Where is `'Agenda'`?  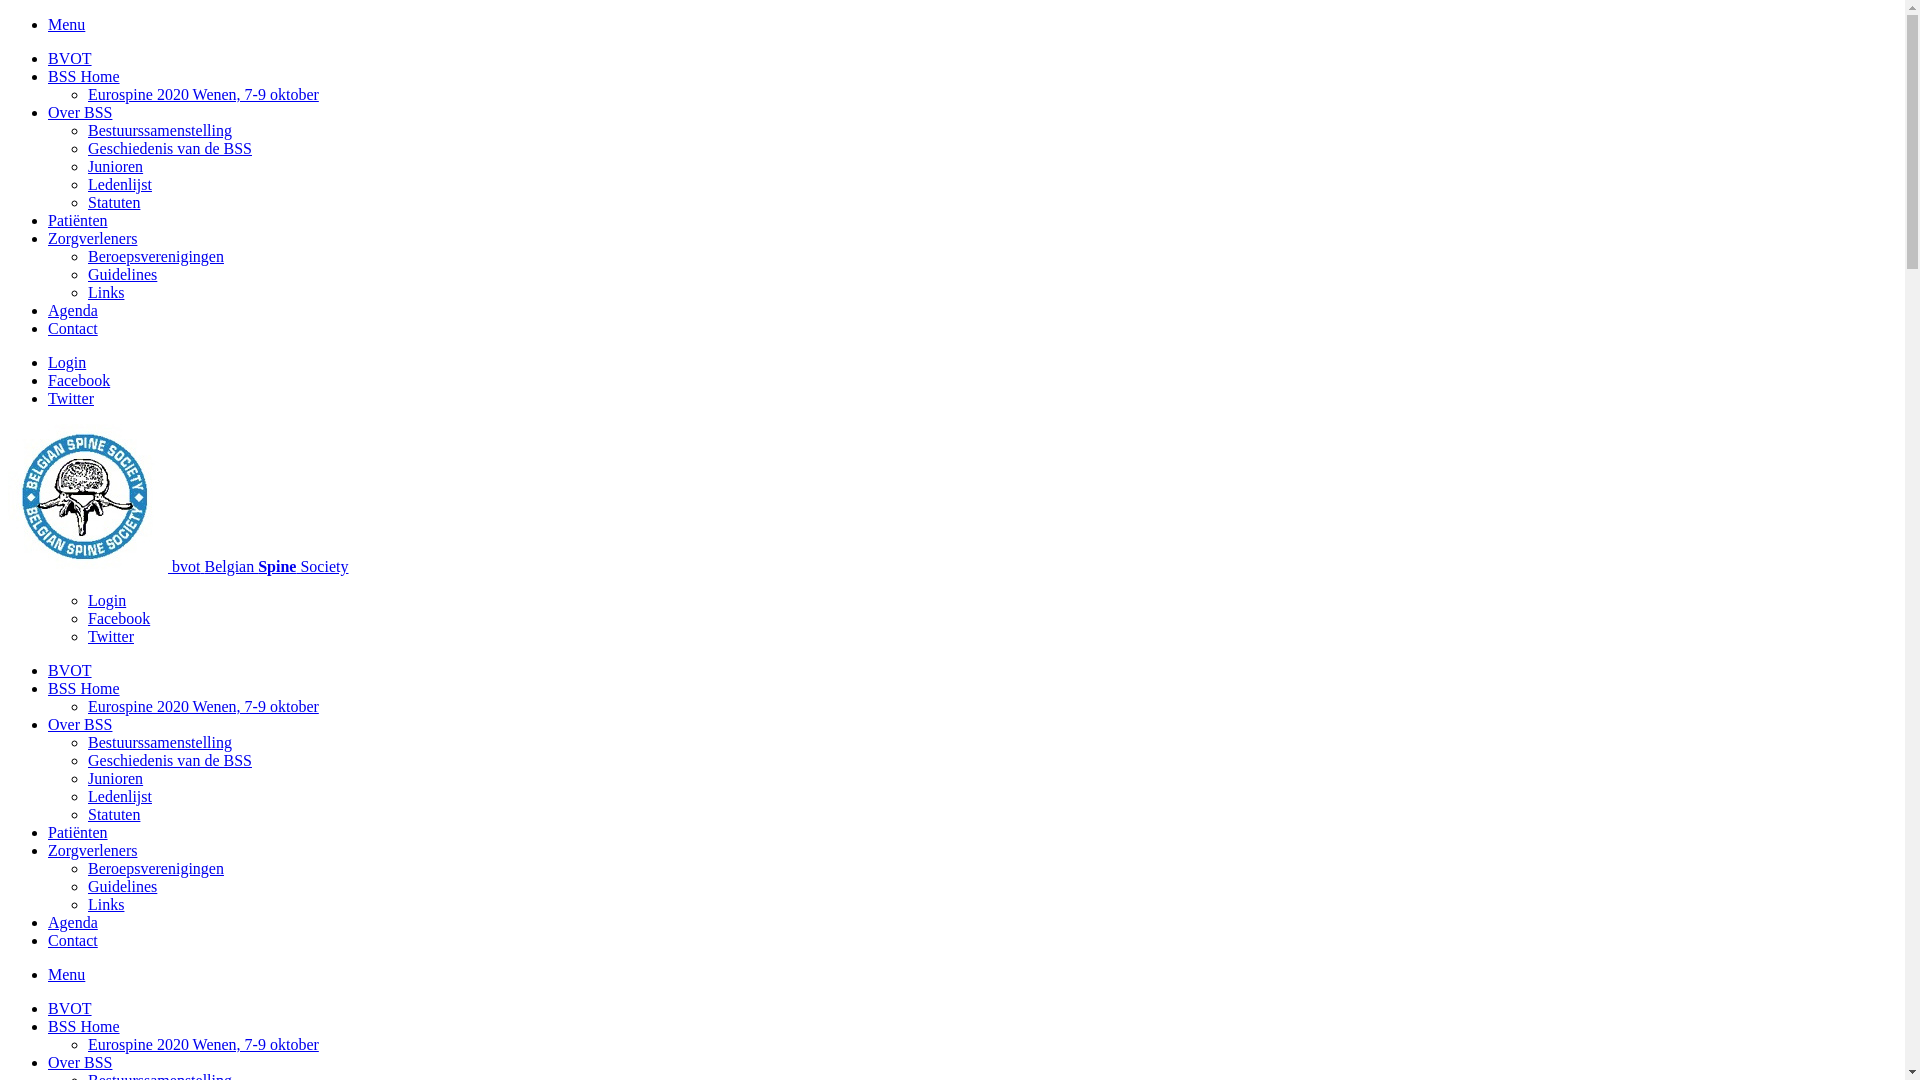
'Agenda' is located at coordinates (48, 310).